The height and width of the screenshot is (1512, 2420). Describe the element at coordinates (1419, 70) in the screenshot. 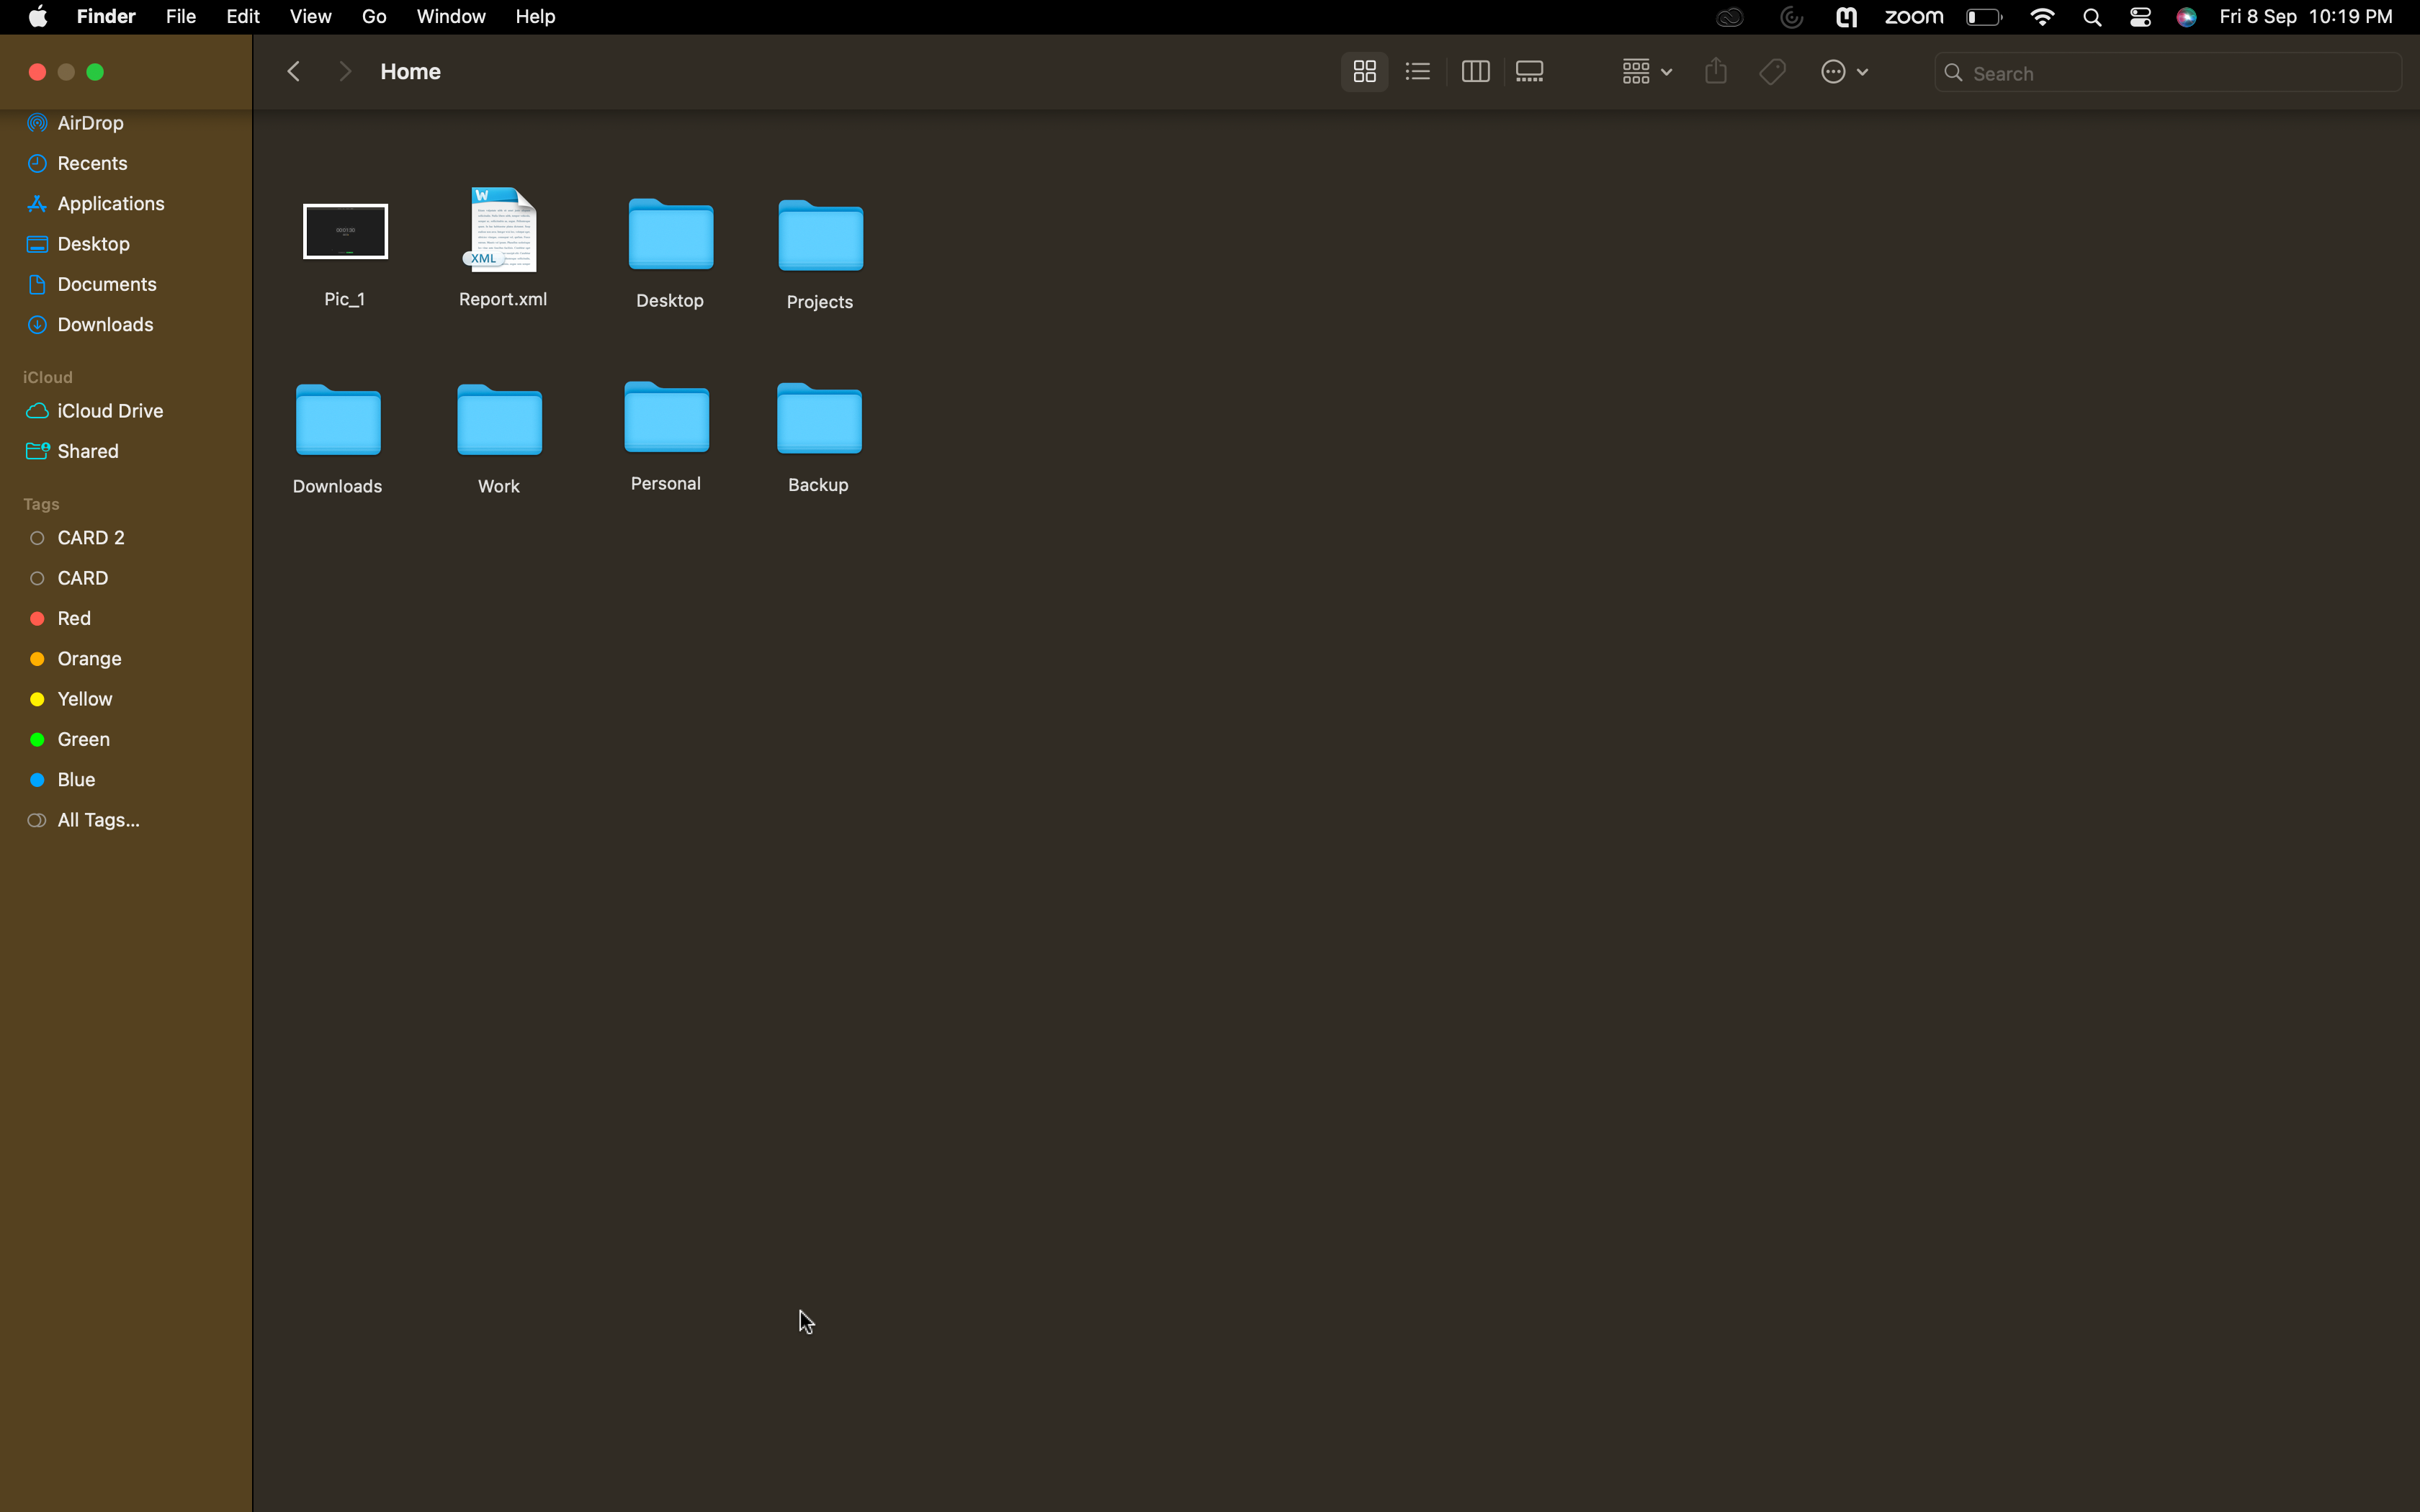

I see `Alter to list display mode` at that location.